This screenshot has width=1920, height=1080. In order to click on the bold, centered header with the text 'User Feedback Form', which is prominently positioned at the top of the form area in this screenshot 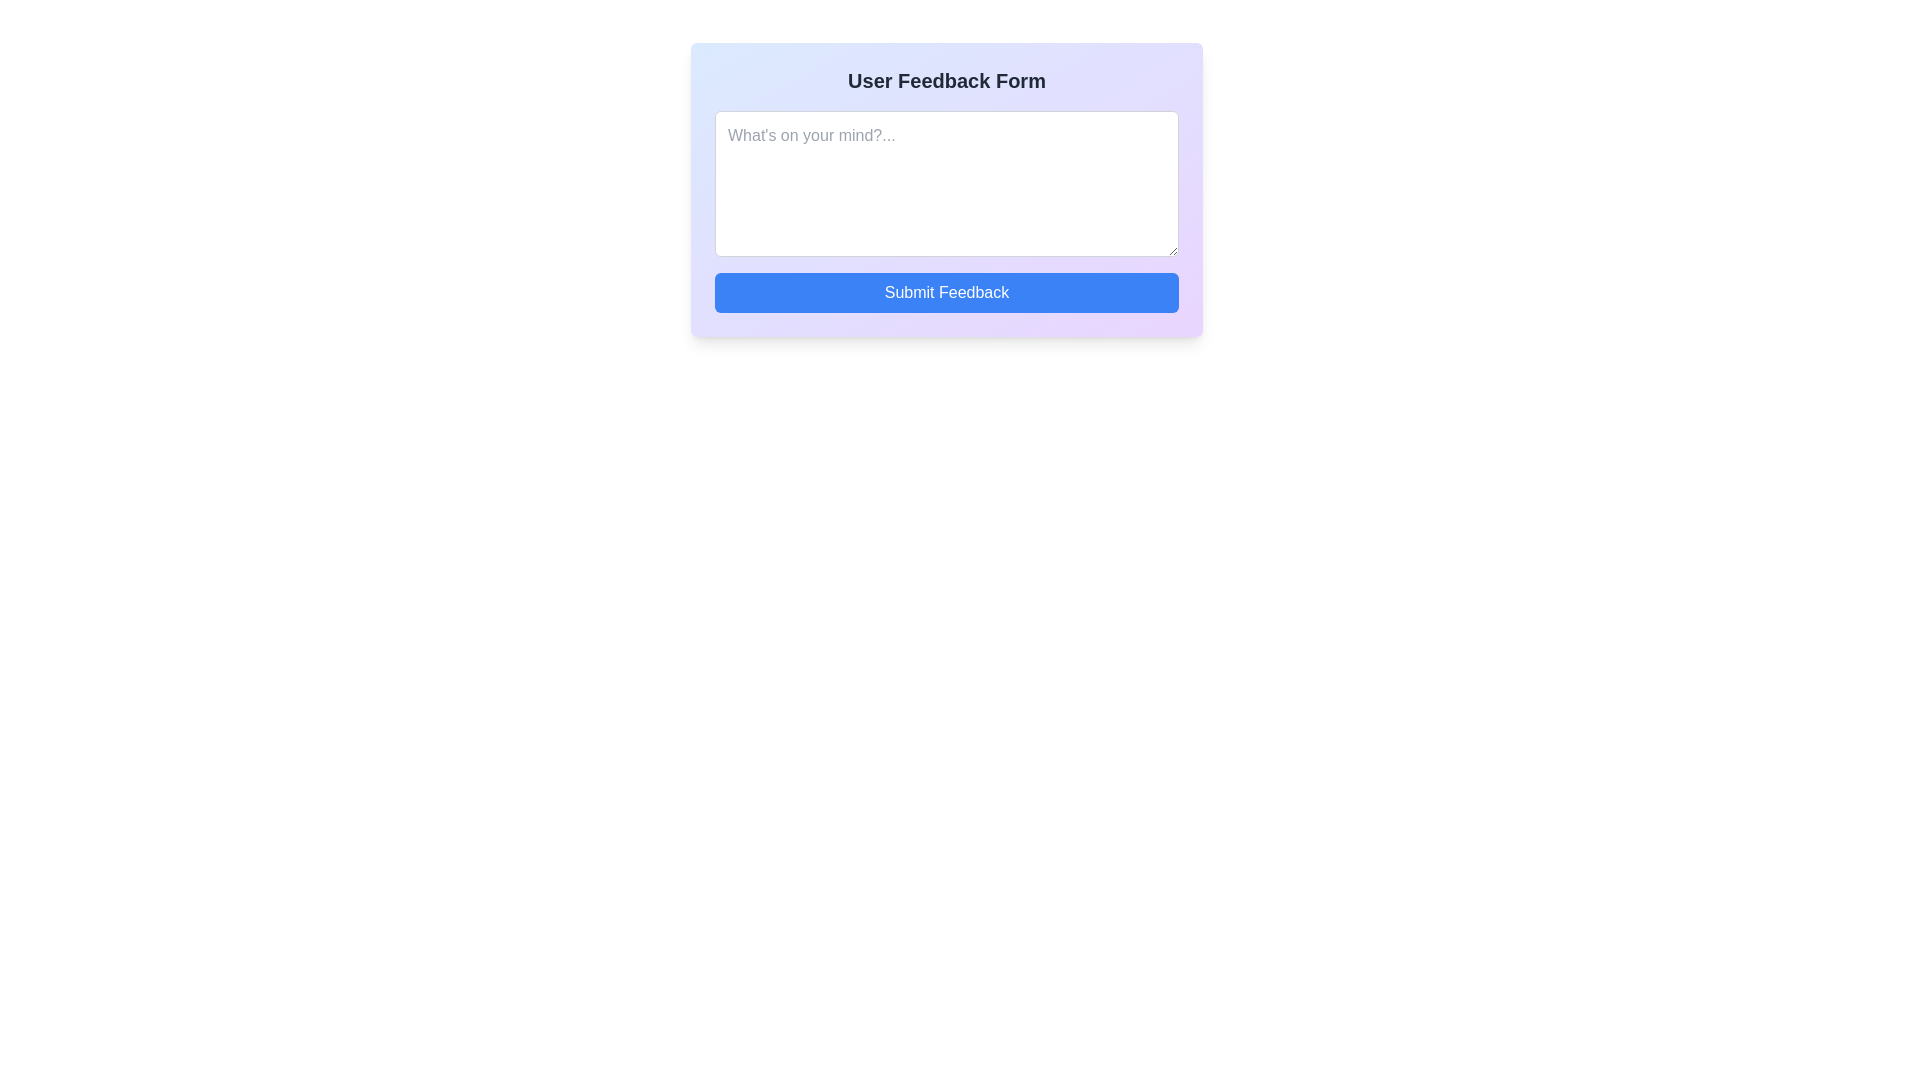, I will do `click(945, 80)`.